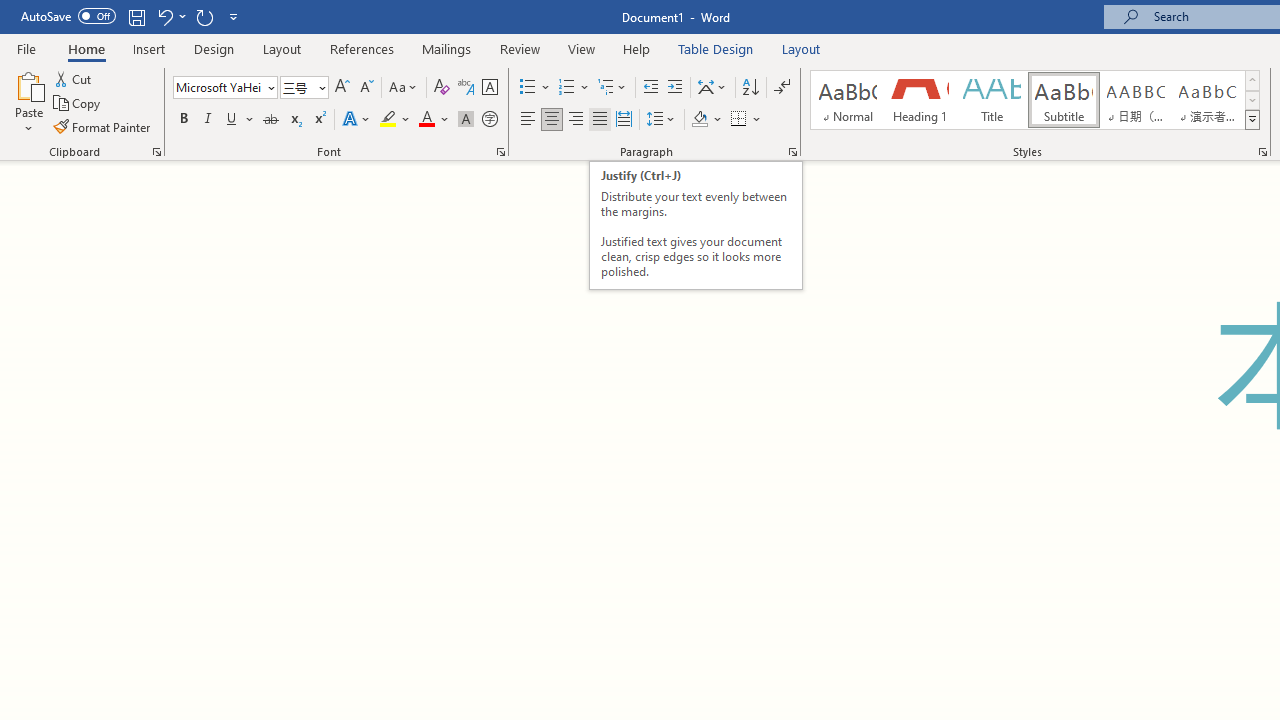 The image size is (1280, 720). I want to click on 'Character Shading', so click(464, 119).